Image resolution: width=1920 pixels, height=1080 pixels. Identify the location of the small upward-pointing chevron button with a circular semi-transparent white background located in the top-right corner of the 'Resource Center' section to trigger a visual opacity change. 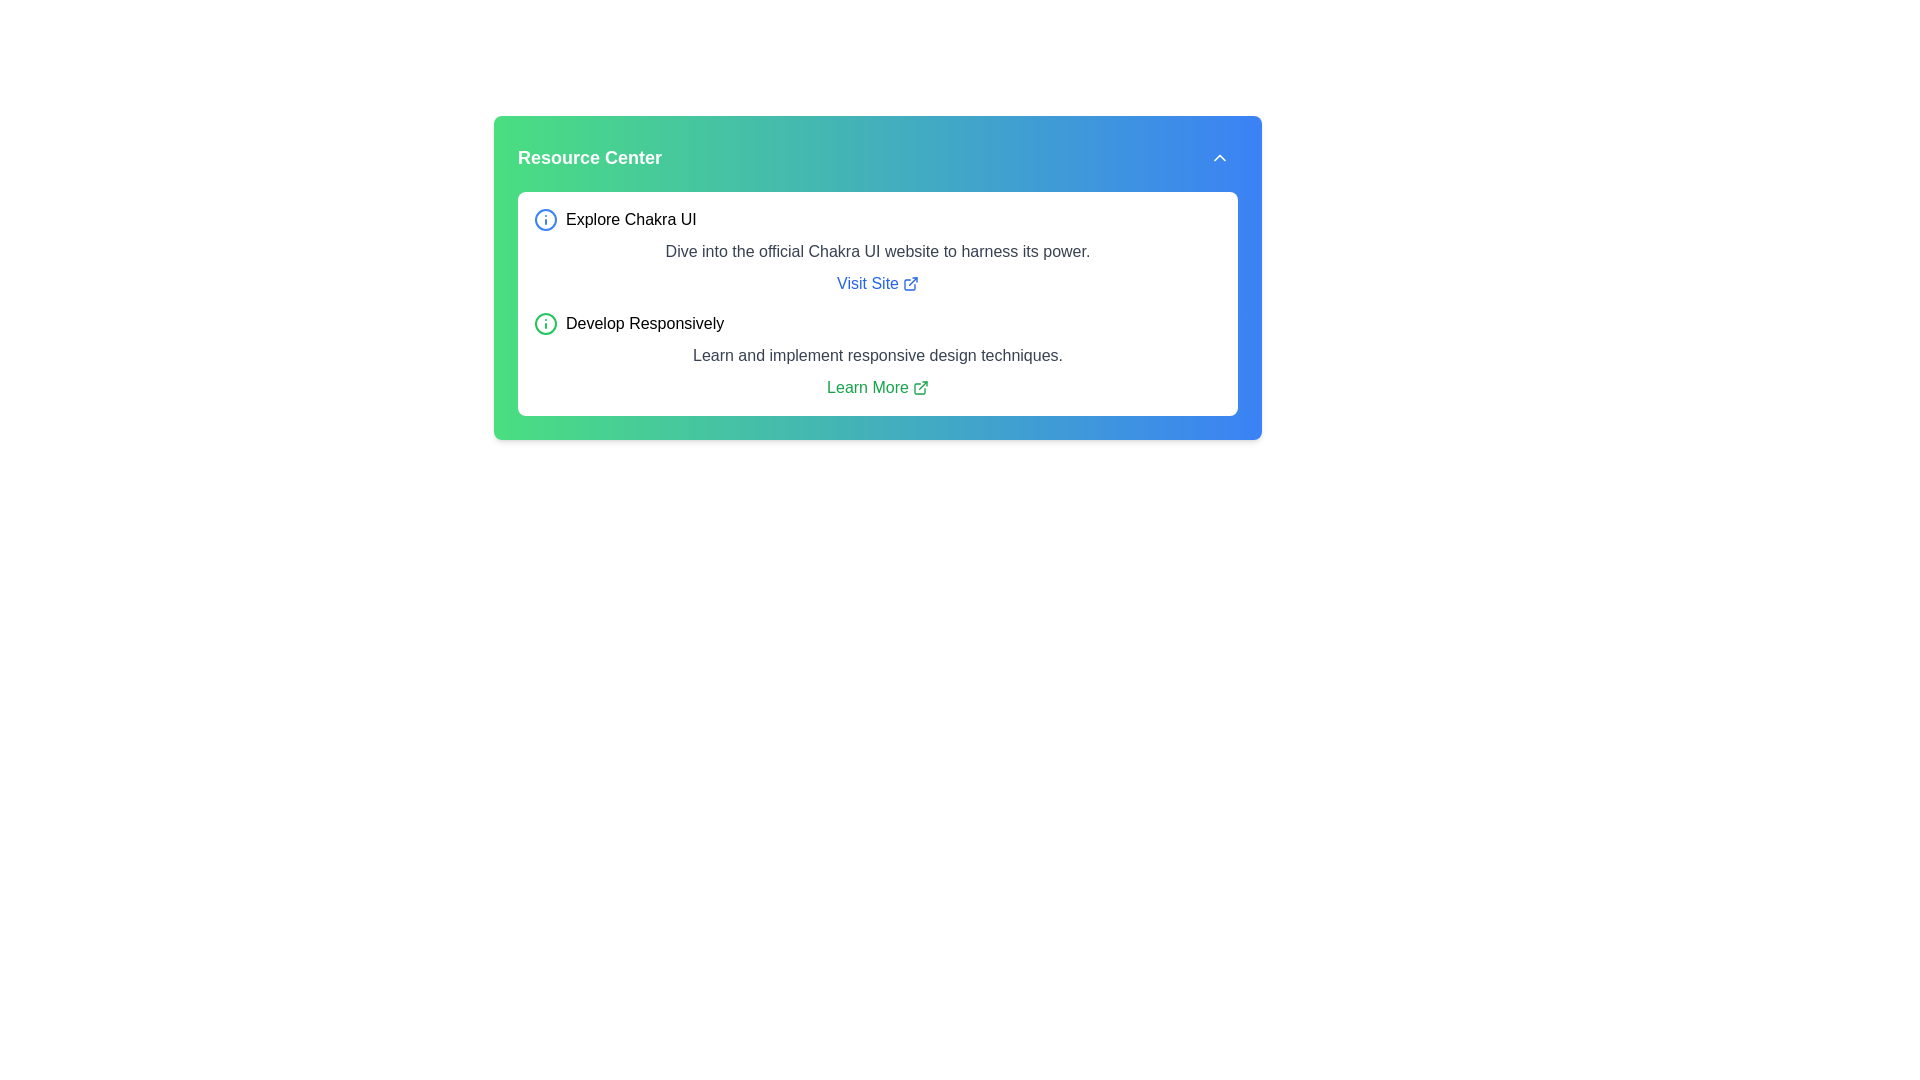
(1218, 157).